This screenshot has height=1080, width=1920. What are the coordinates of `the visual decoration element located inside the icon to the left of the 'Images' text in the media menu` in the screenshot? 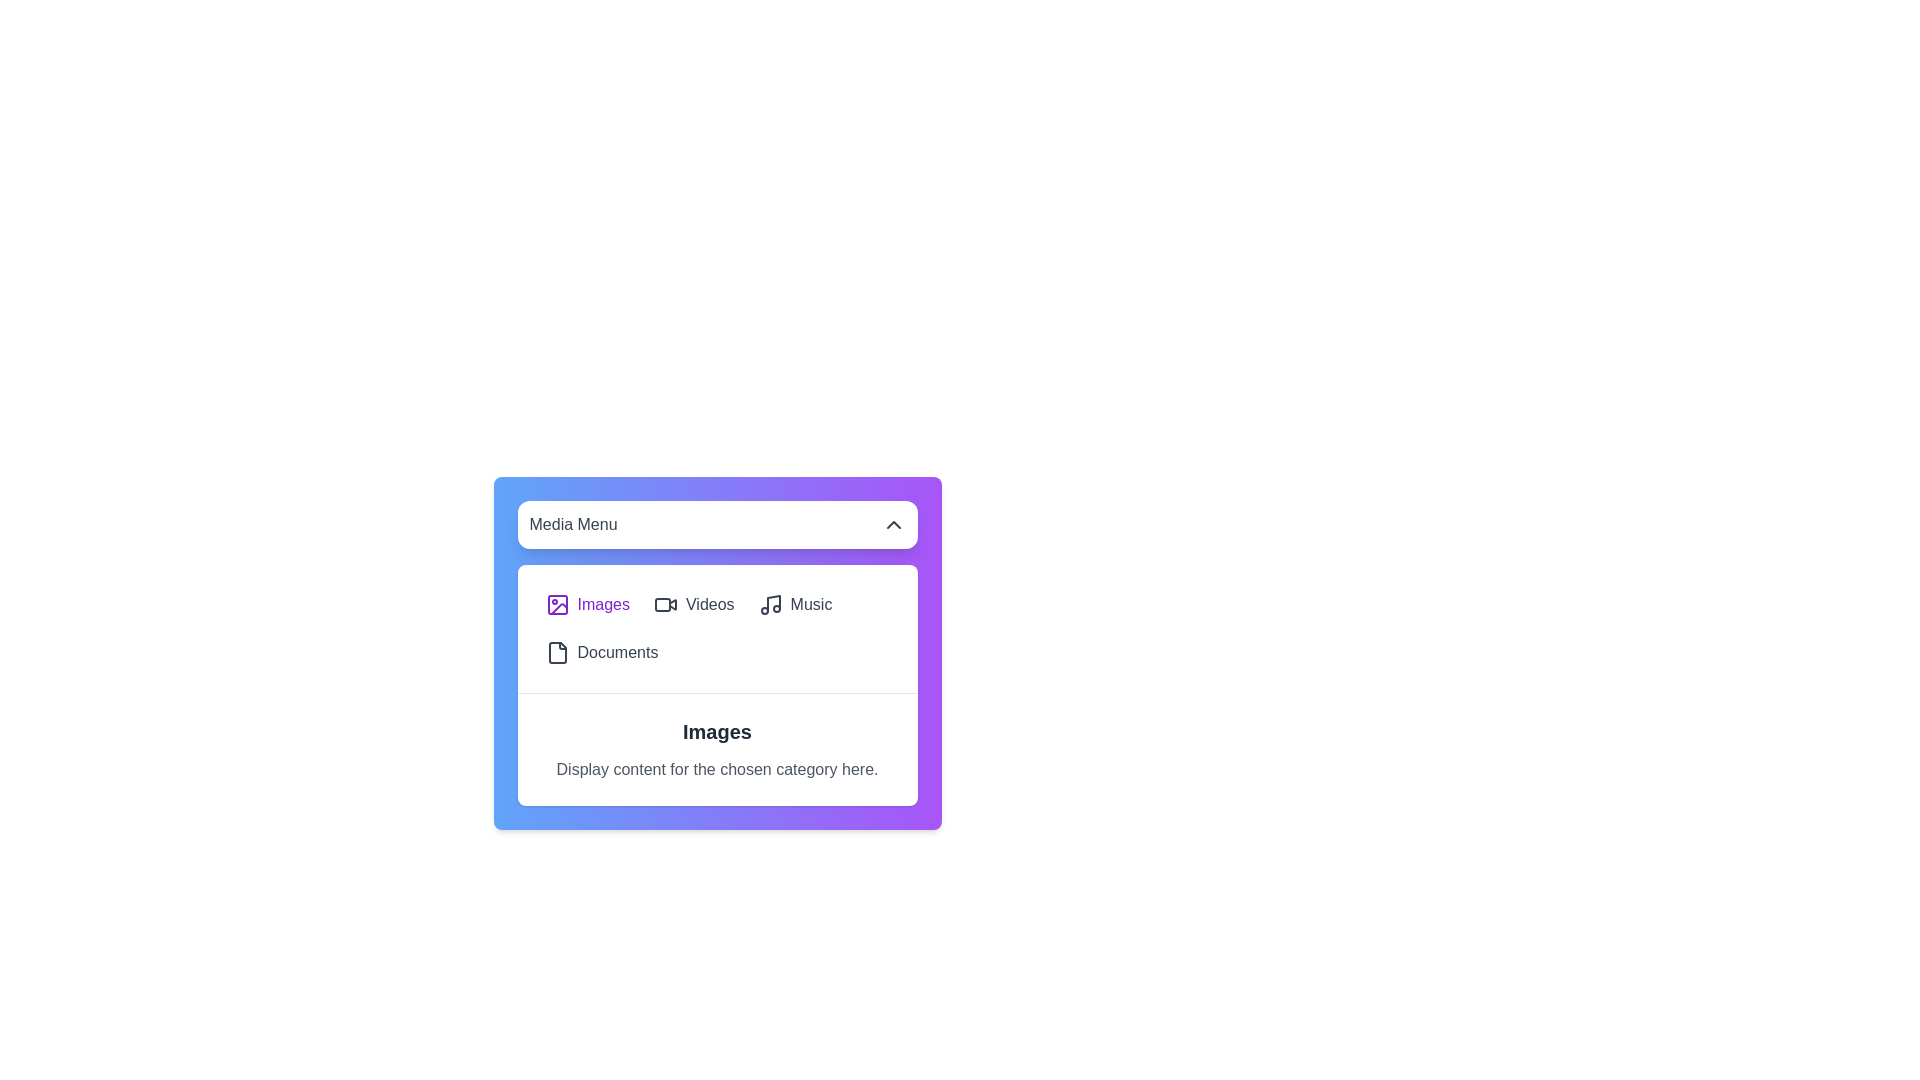 It's located at (557, 604).